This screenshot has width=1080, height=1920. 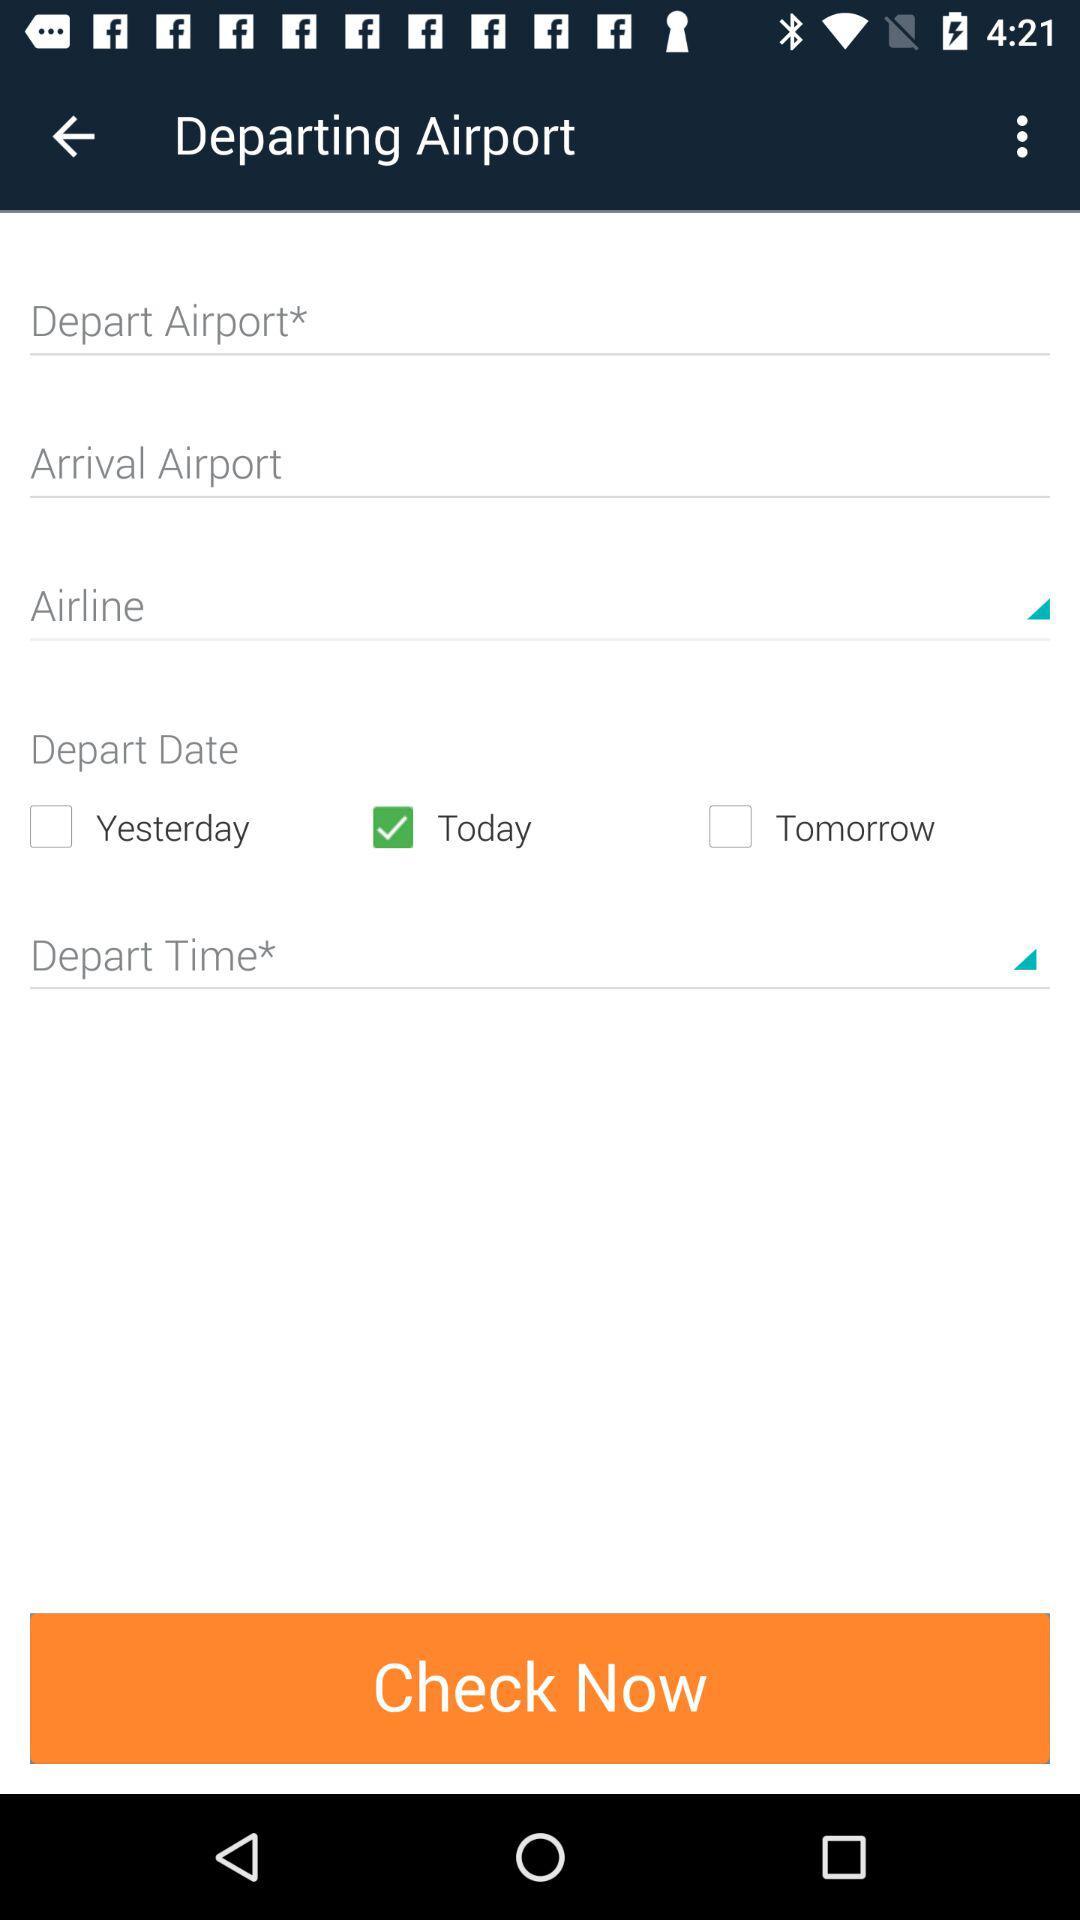 What do you see at coordinates (538, 826) in the screenshot?
I see `the item next to the yesterday icon` at bounding box center [538, 826].